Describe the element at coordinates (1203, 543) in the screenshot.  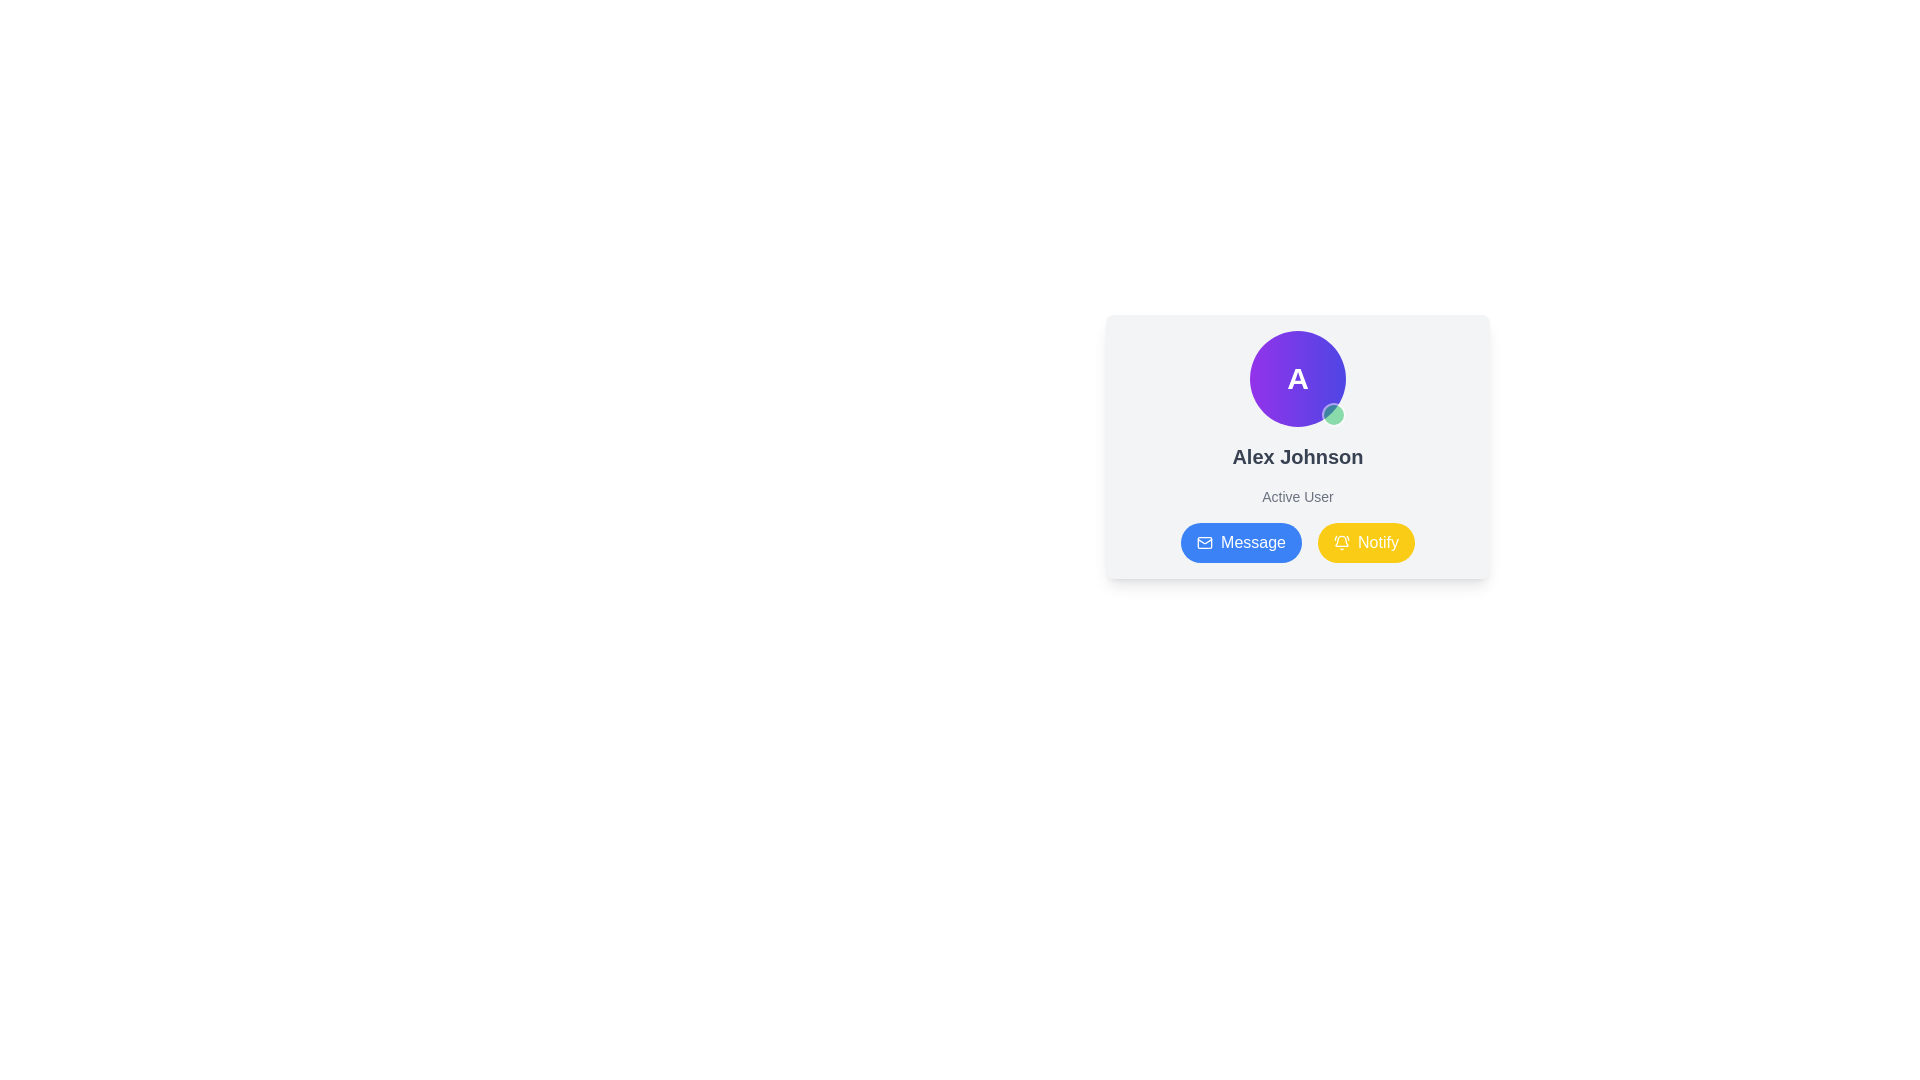
I see `the inner rectangle of the message icon associated with communication functionality, located within the blue button labeled 'Message' below Alex Johnson's profile information` at that location.